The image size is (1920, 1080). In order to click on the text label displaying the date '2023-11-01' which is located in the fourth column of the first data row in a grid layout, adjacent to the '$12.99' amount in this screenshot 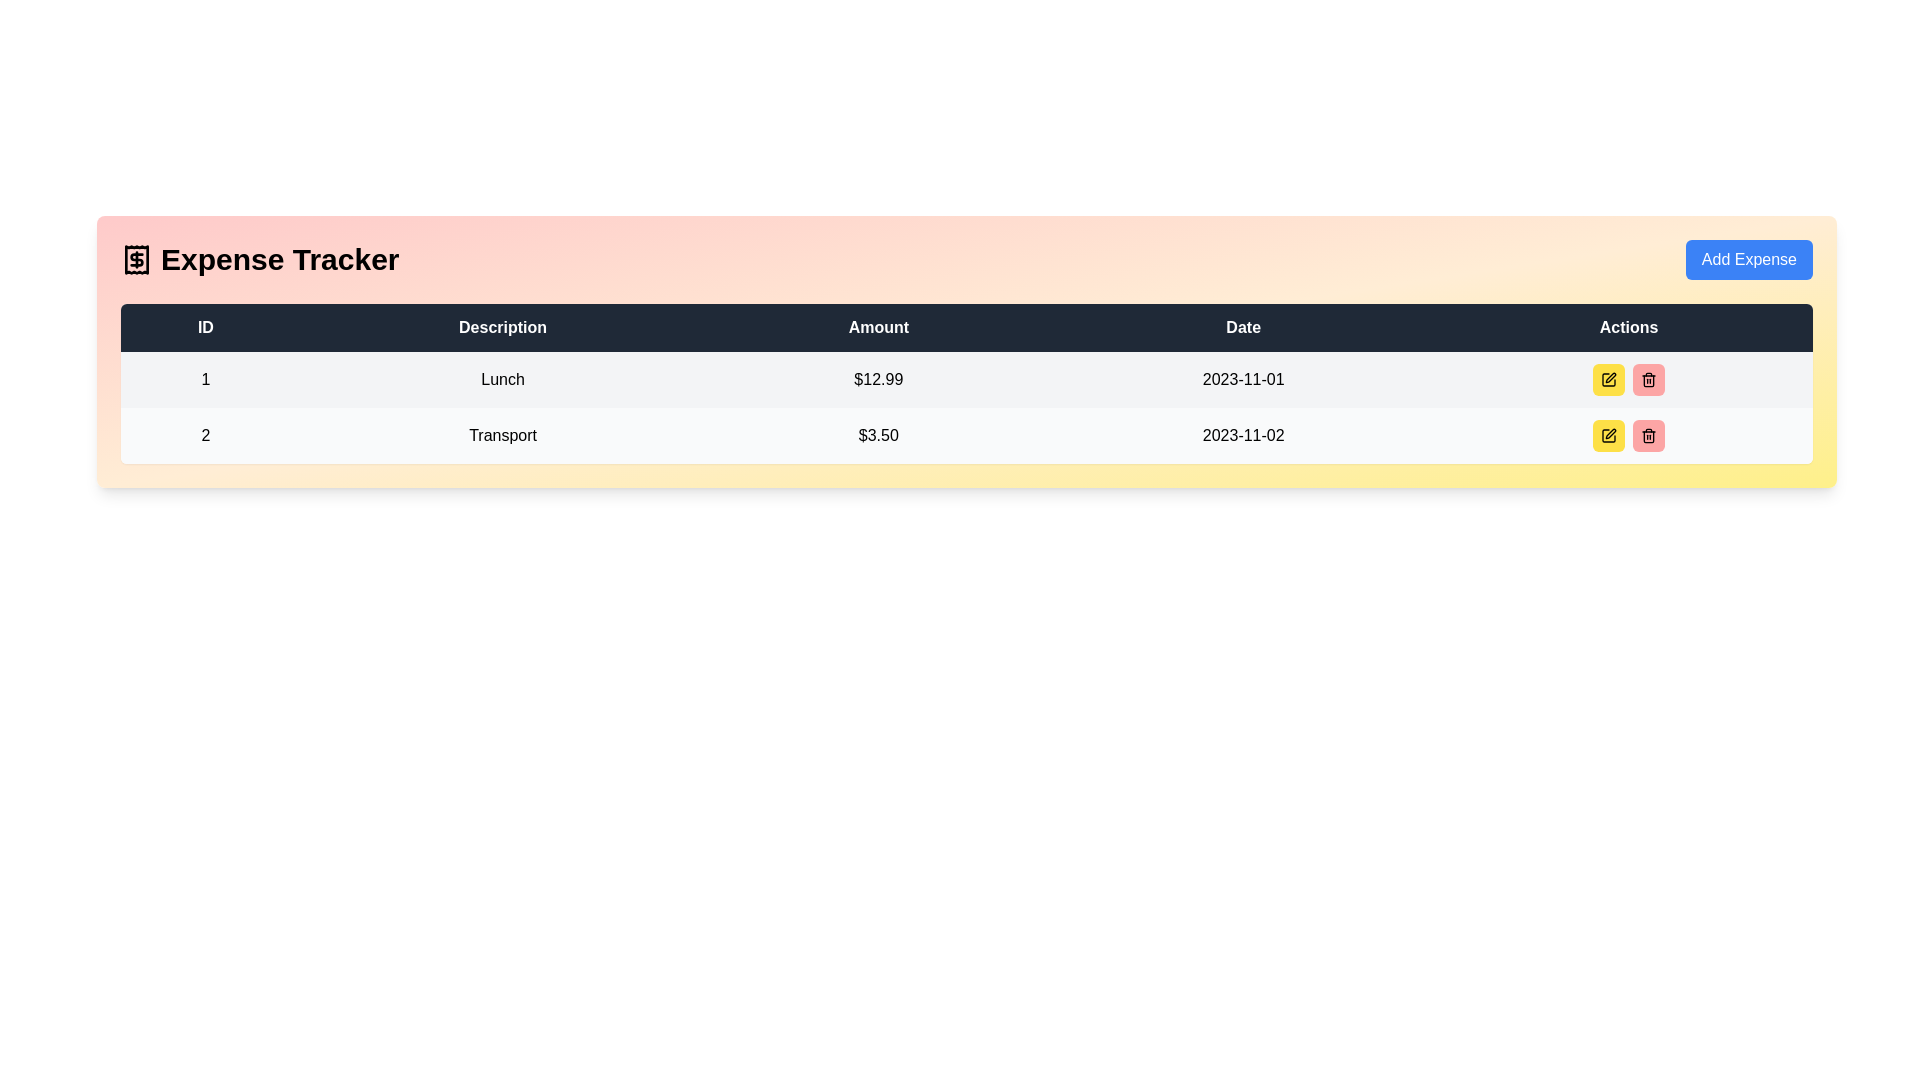, I will do `click(1242, 380)`.